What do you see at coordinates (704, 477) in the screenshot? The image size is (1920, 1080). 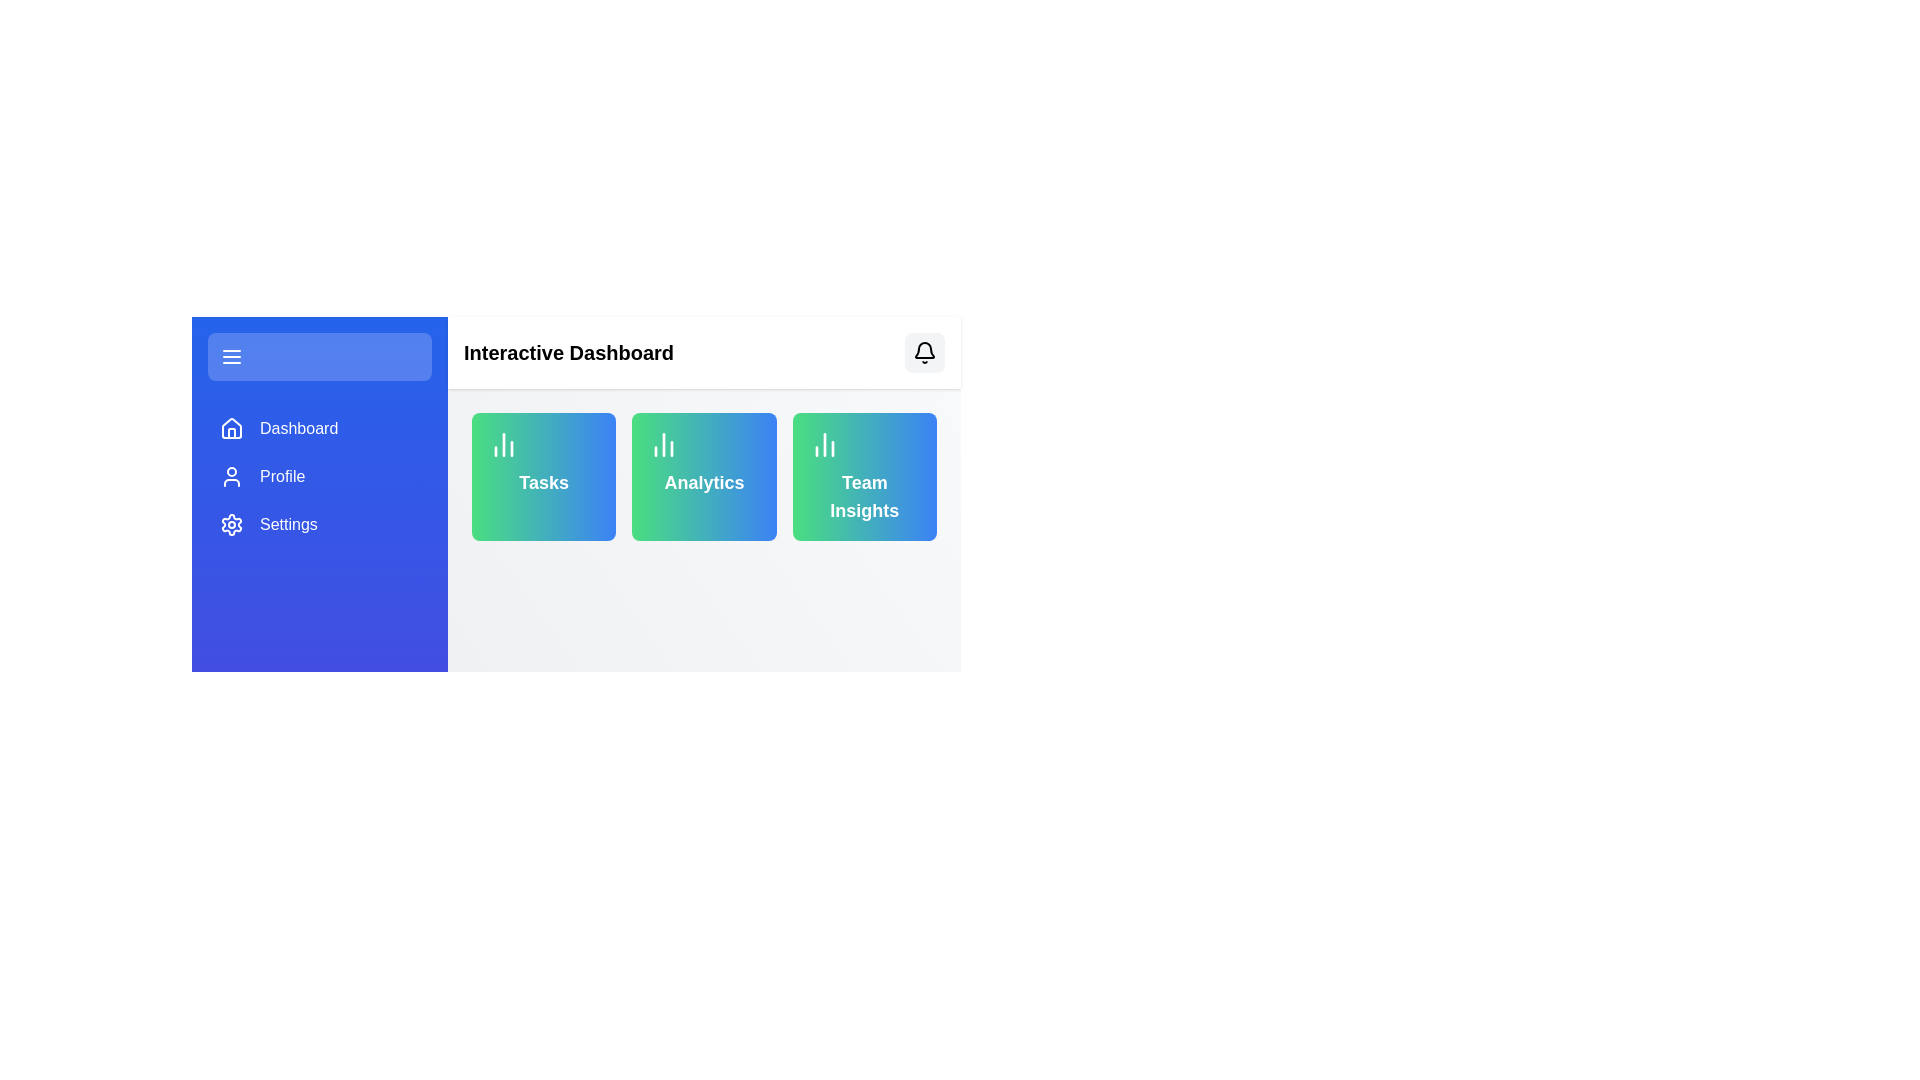 I see `the 'Analytics' card widget, which features a gradient background from green to blue, with a bar chart icon and the text 'Analytics' in bold white font located at the bottom` at bounding box center [704, 477].